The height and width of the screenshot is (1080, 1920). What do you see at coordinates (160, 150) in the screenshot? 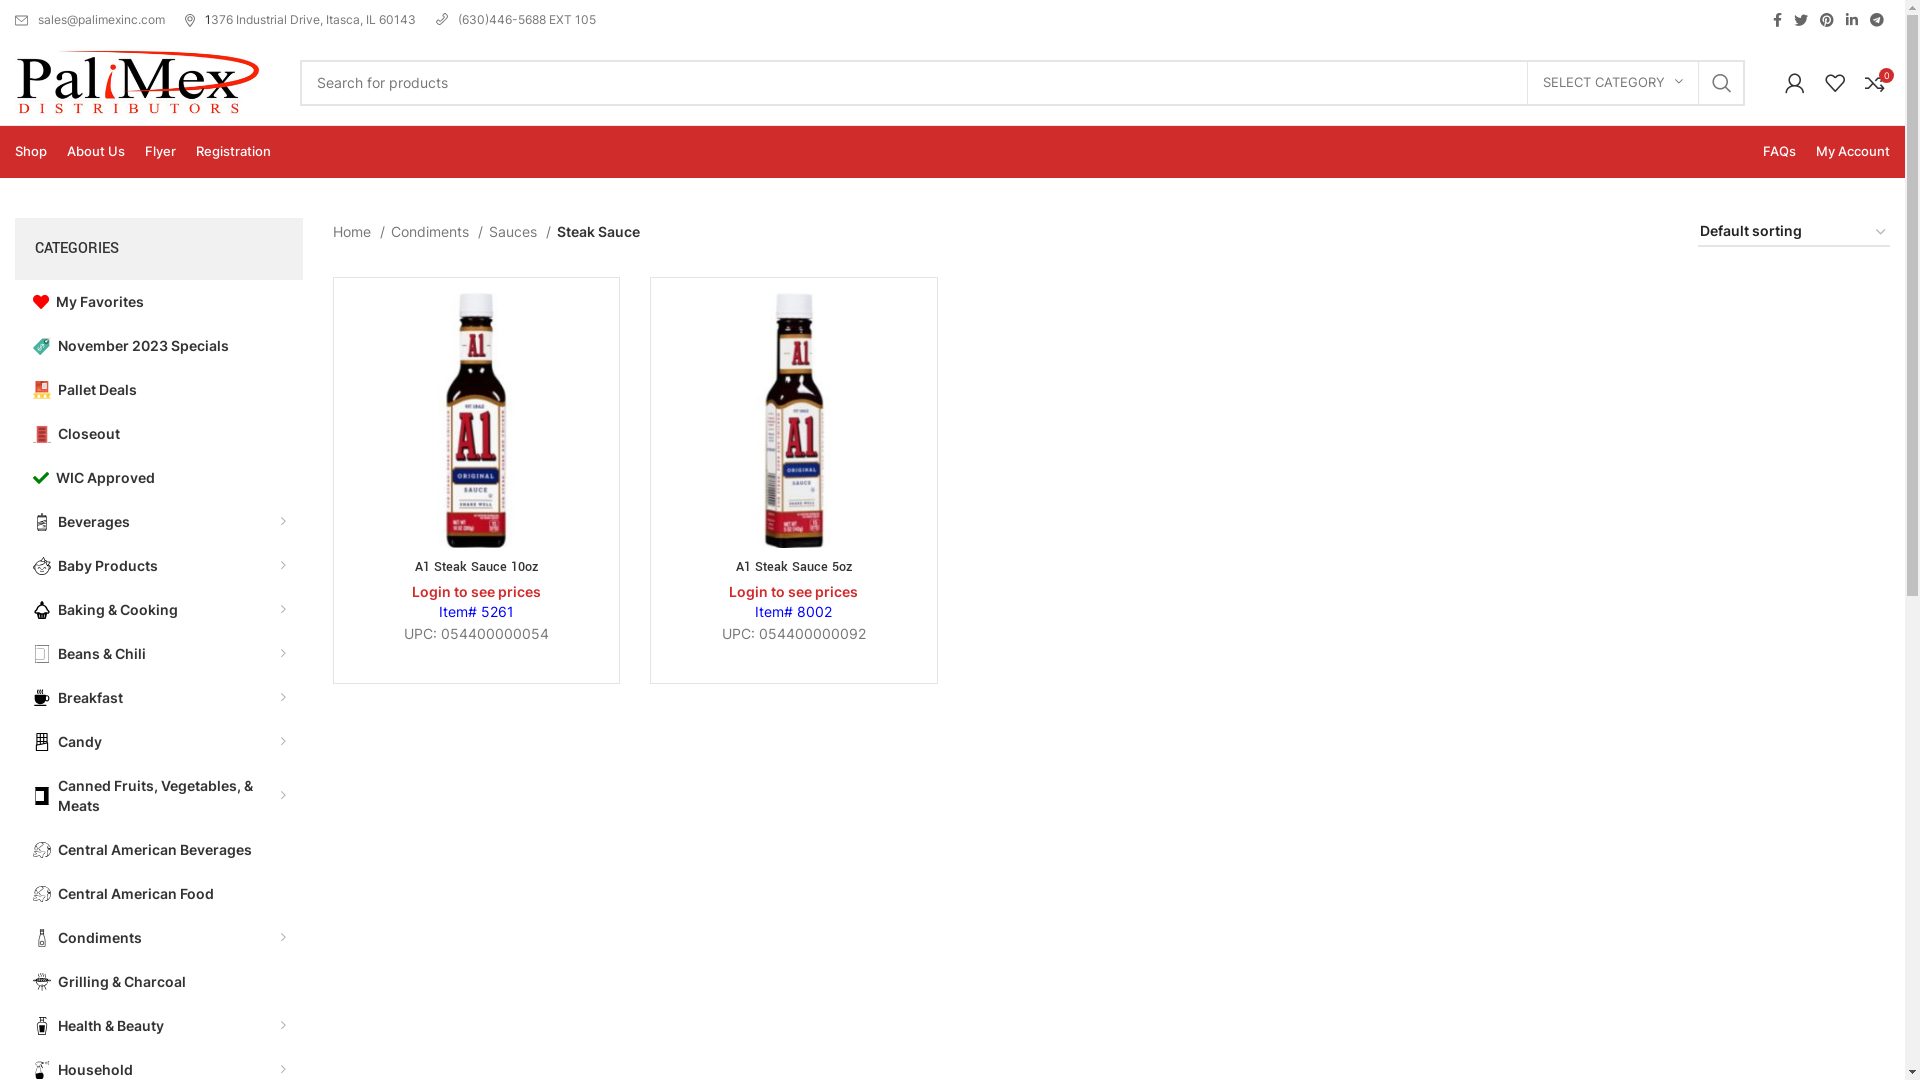
I see `'Flyer'` at bounding box center [160, 150].